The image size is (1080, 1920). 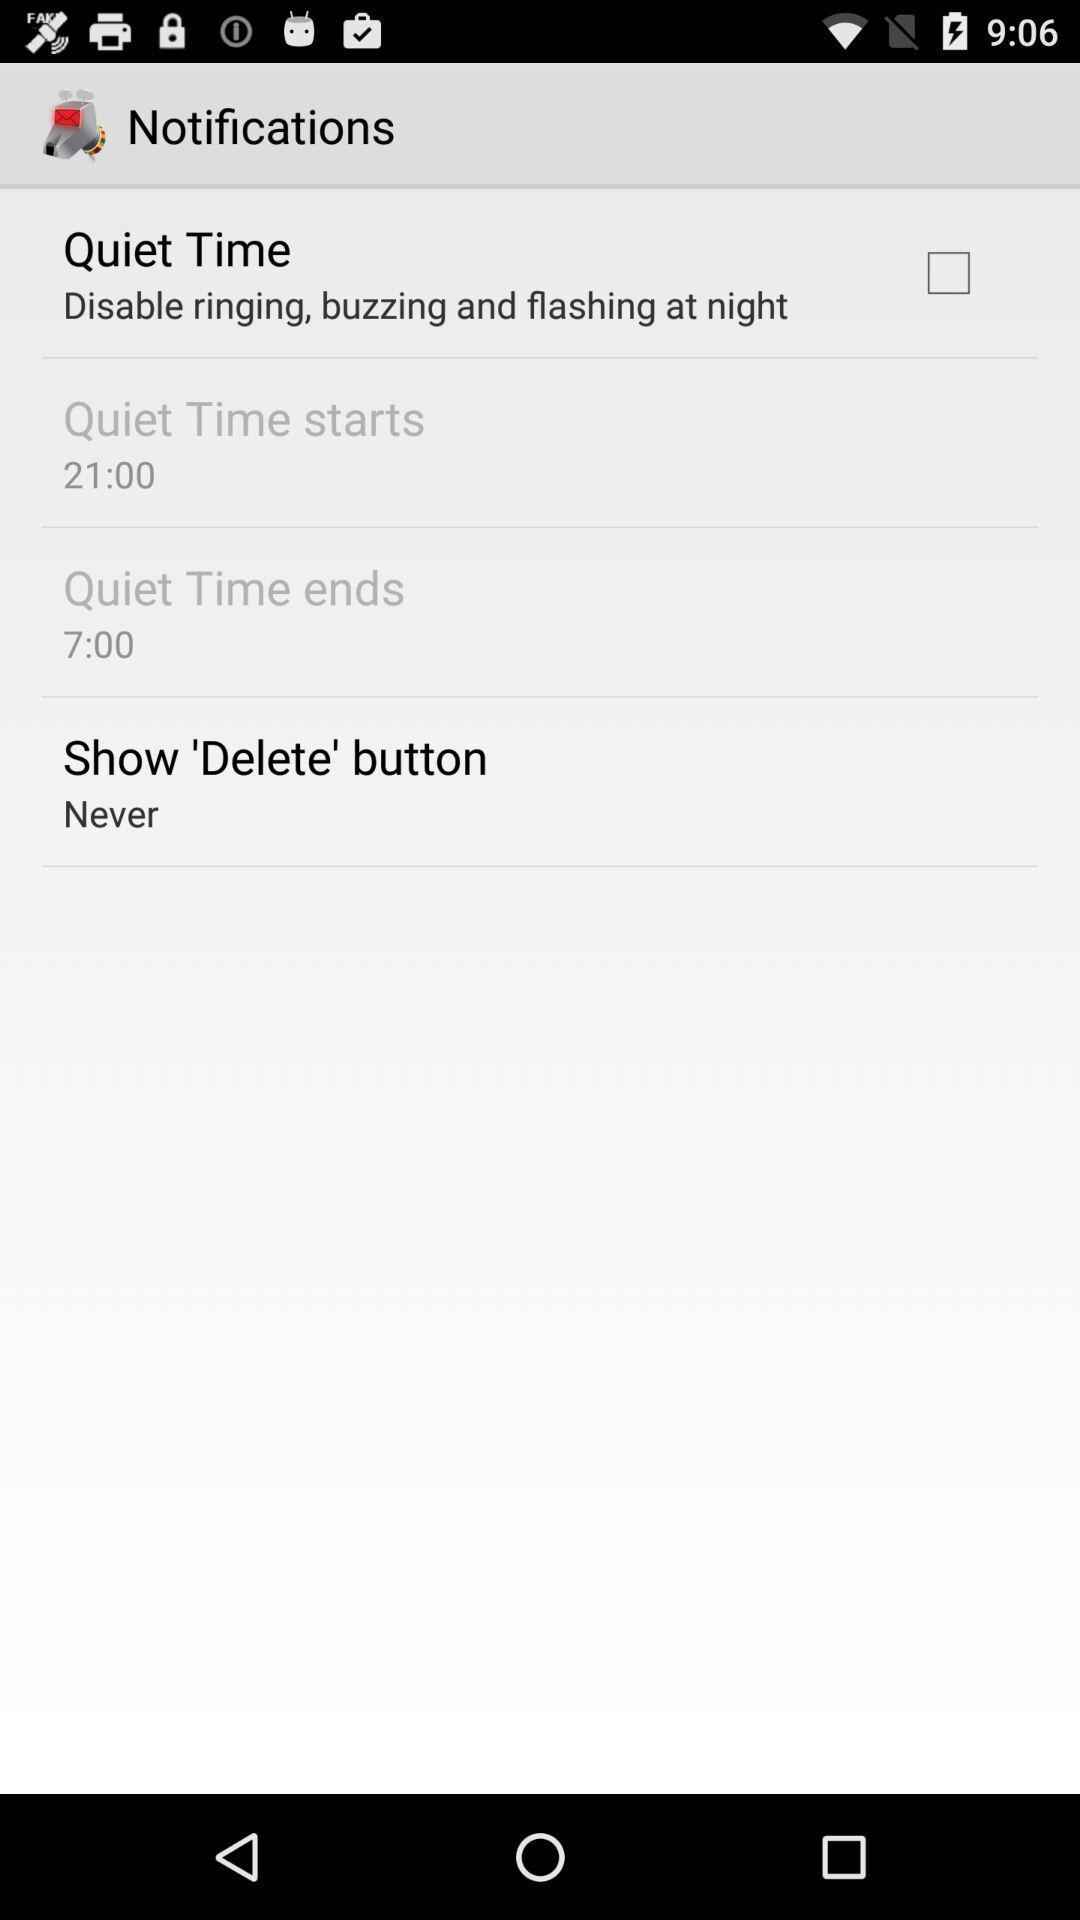 I want to click on the app at the top, so click(x=424, y=303).